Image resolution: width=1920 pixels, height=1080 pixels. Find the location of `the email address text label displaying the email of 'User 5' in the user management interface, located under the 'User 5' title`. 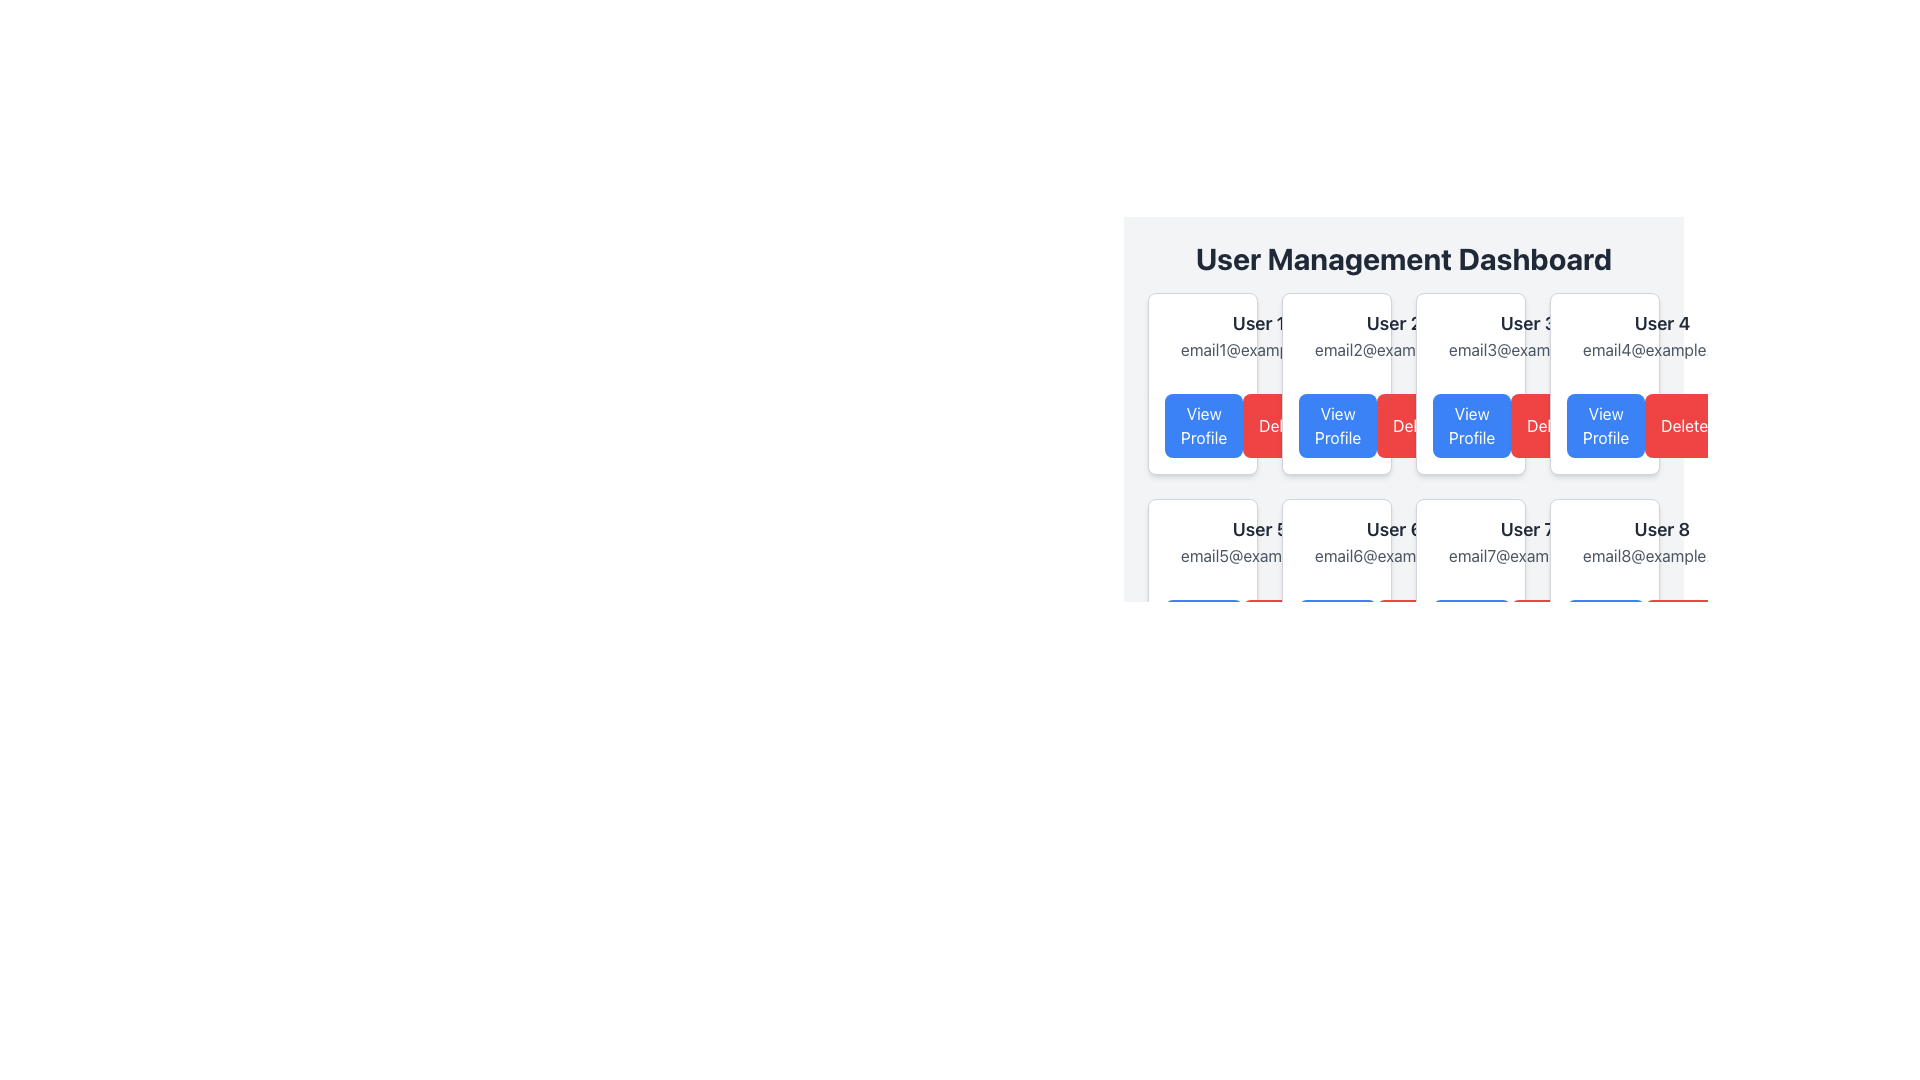

the email address text label displaying the email of 'User 5' in the user management interface, located under the 'User 5' title is located at coordinates (1259, 555).